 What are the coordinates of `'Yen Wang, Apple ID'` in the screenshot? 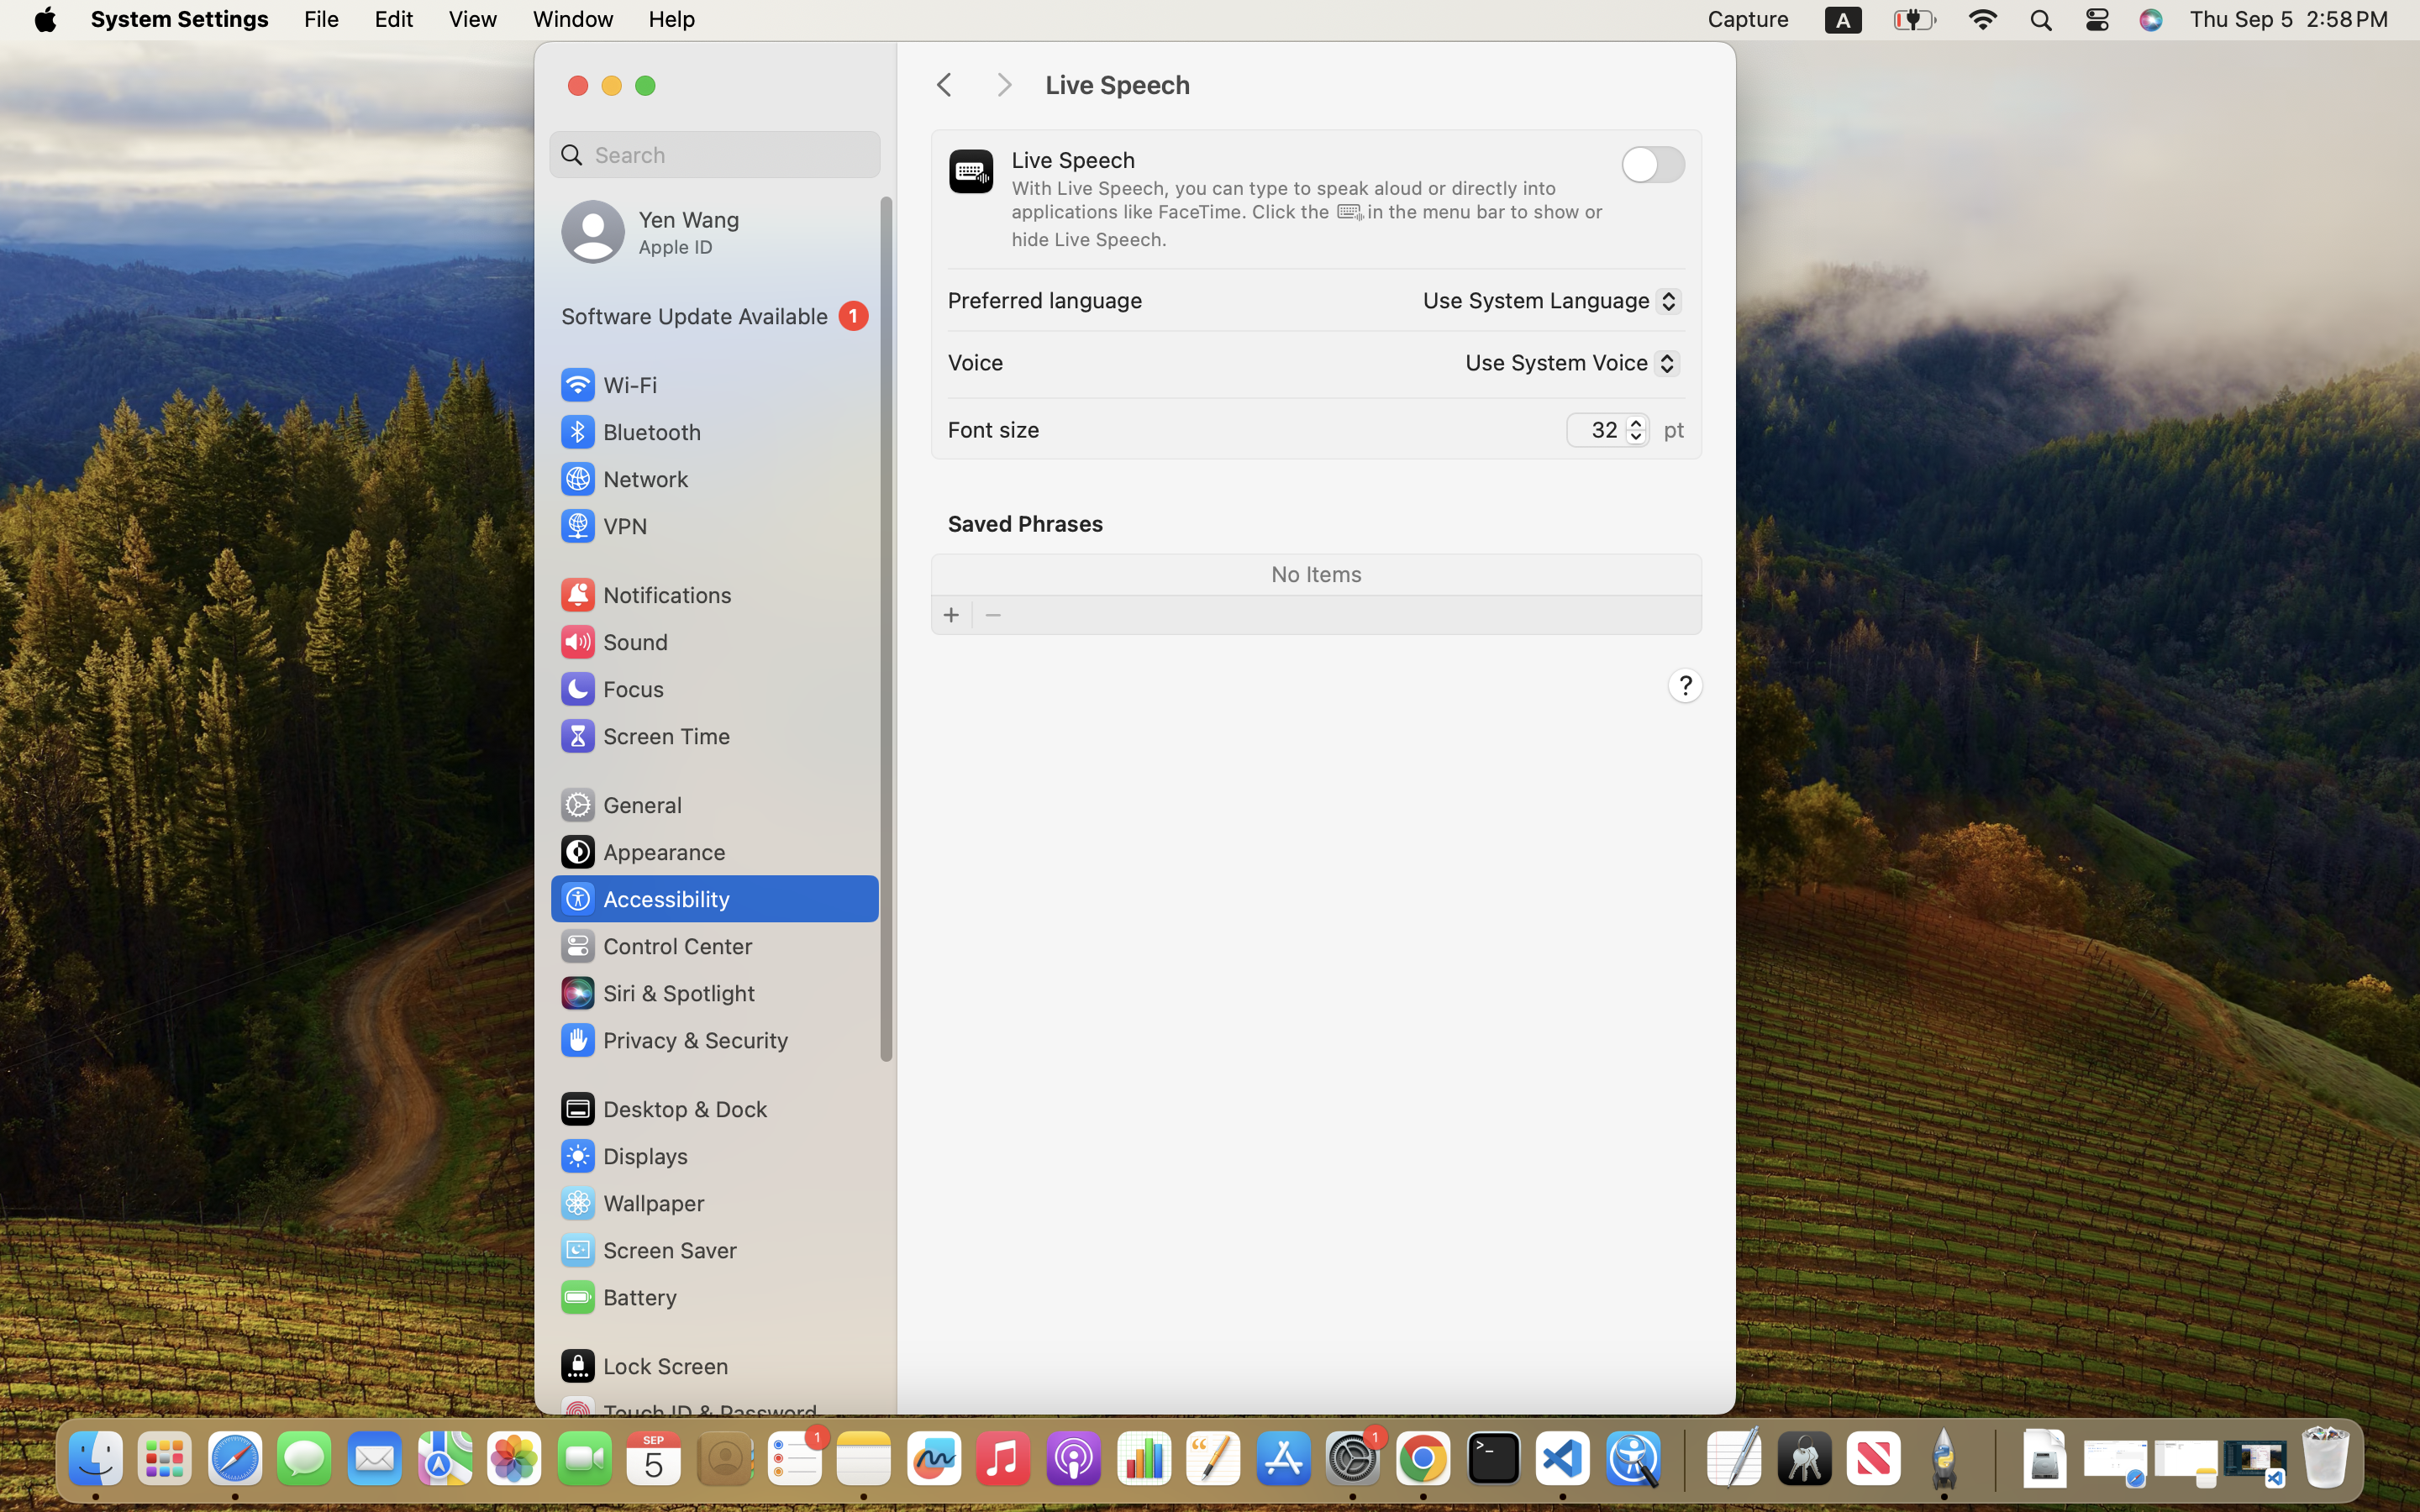 It's located at (650, 230).